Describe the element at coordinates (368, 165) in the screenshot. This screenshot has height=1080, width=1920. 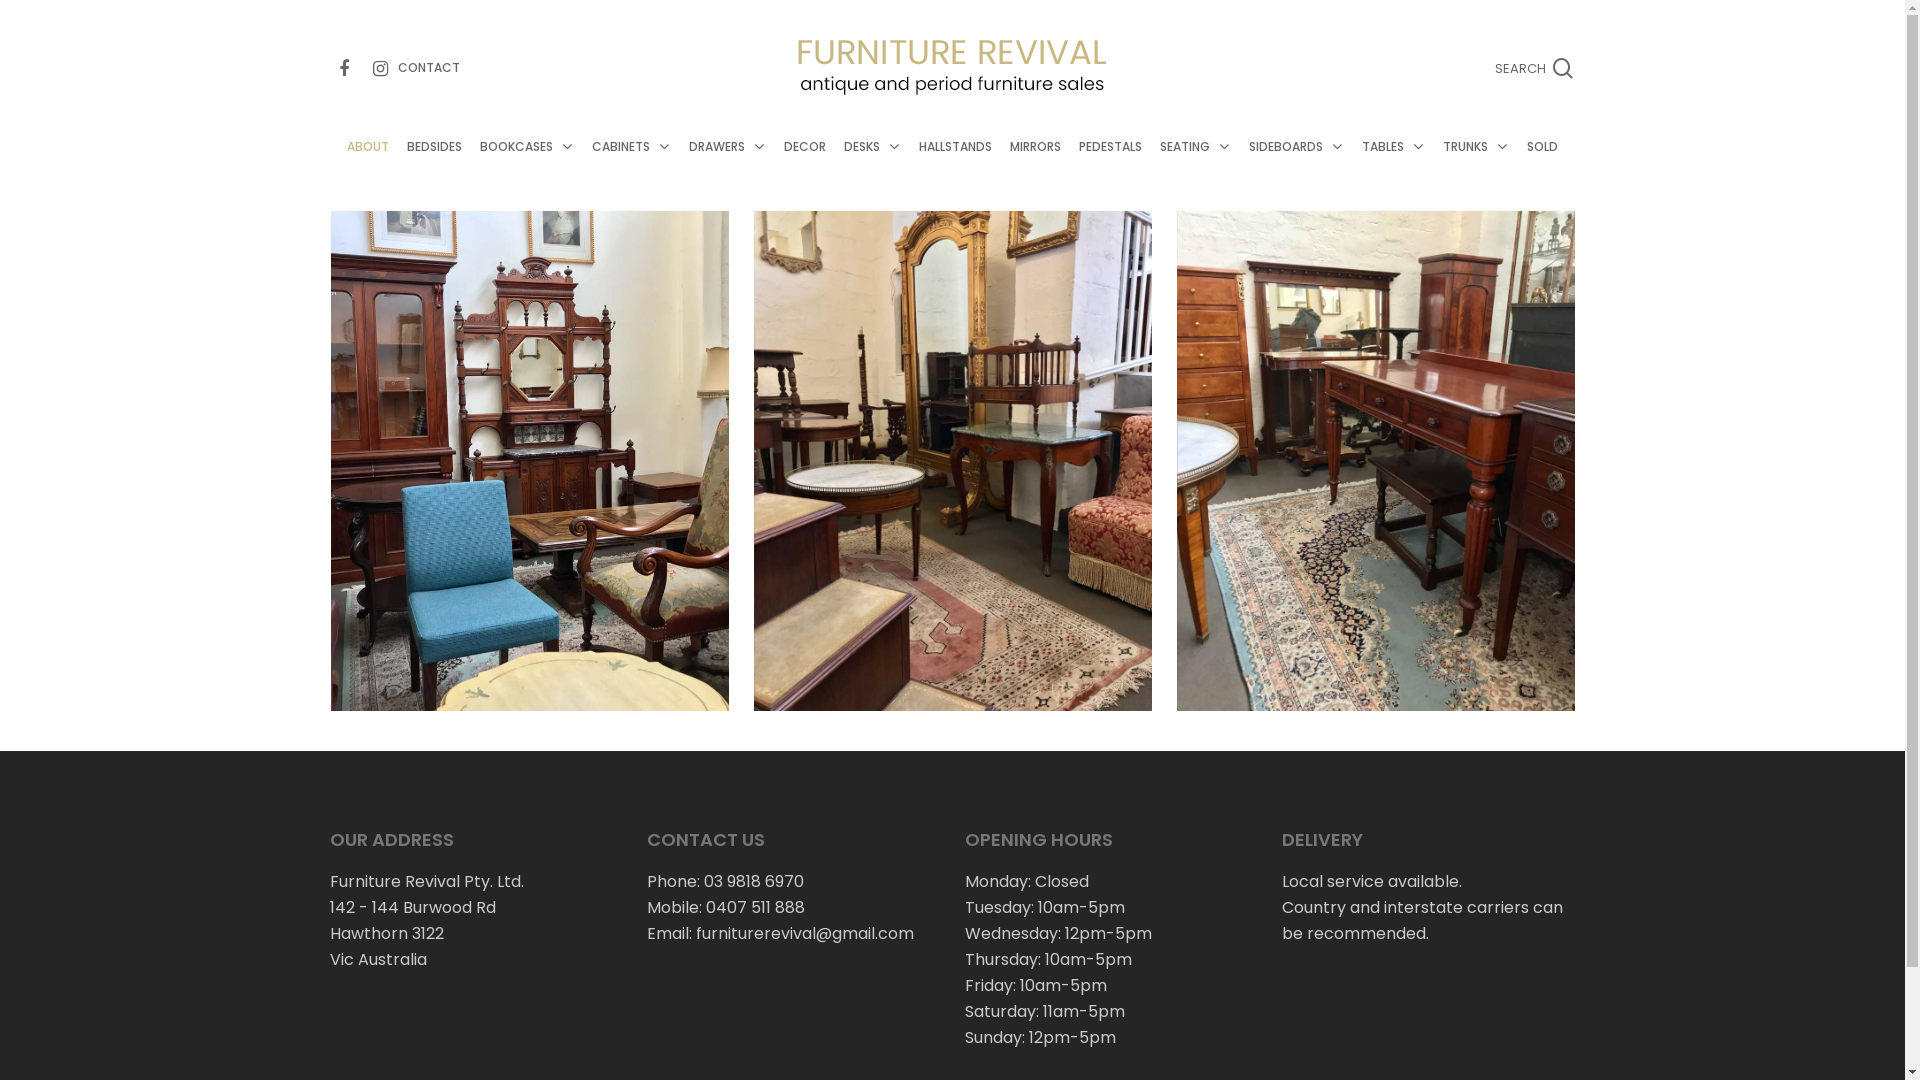
I see `'ABOUT'` at that location.